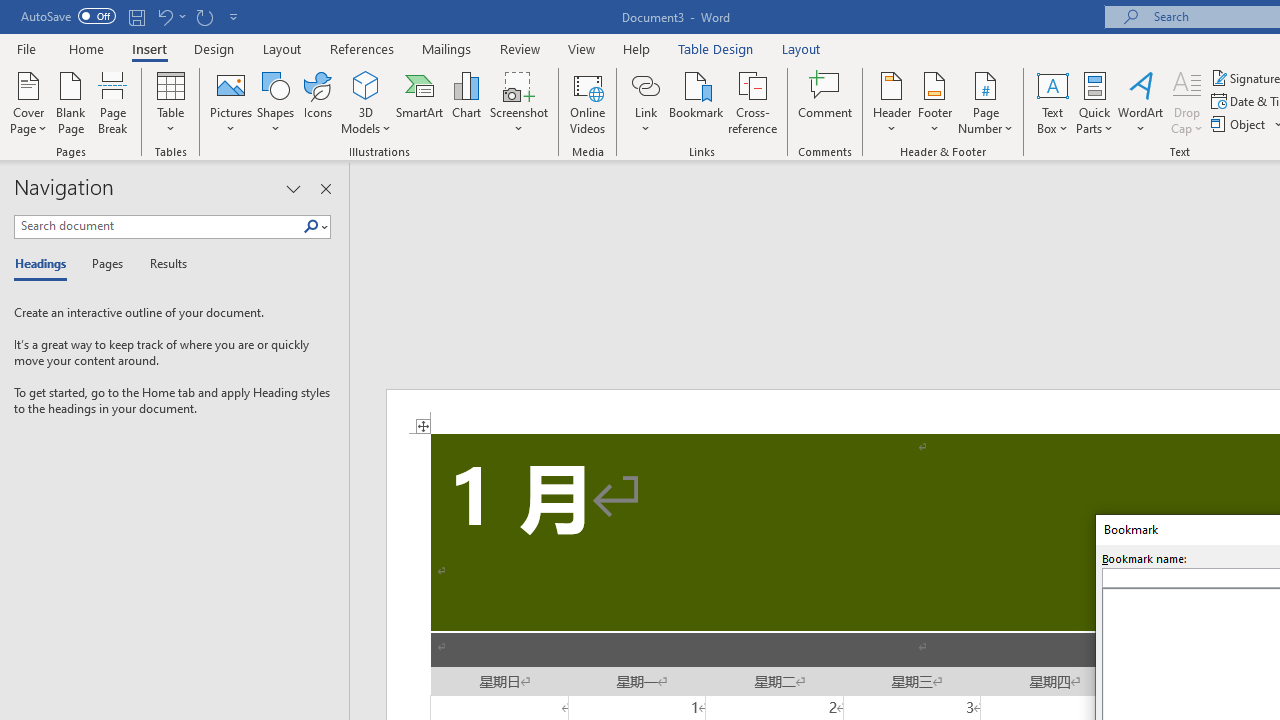  I want to click on 'Customize Quick Access Toolbar', so click(234, 16).